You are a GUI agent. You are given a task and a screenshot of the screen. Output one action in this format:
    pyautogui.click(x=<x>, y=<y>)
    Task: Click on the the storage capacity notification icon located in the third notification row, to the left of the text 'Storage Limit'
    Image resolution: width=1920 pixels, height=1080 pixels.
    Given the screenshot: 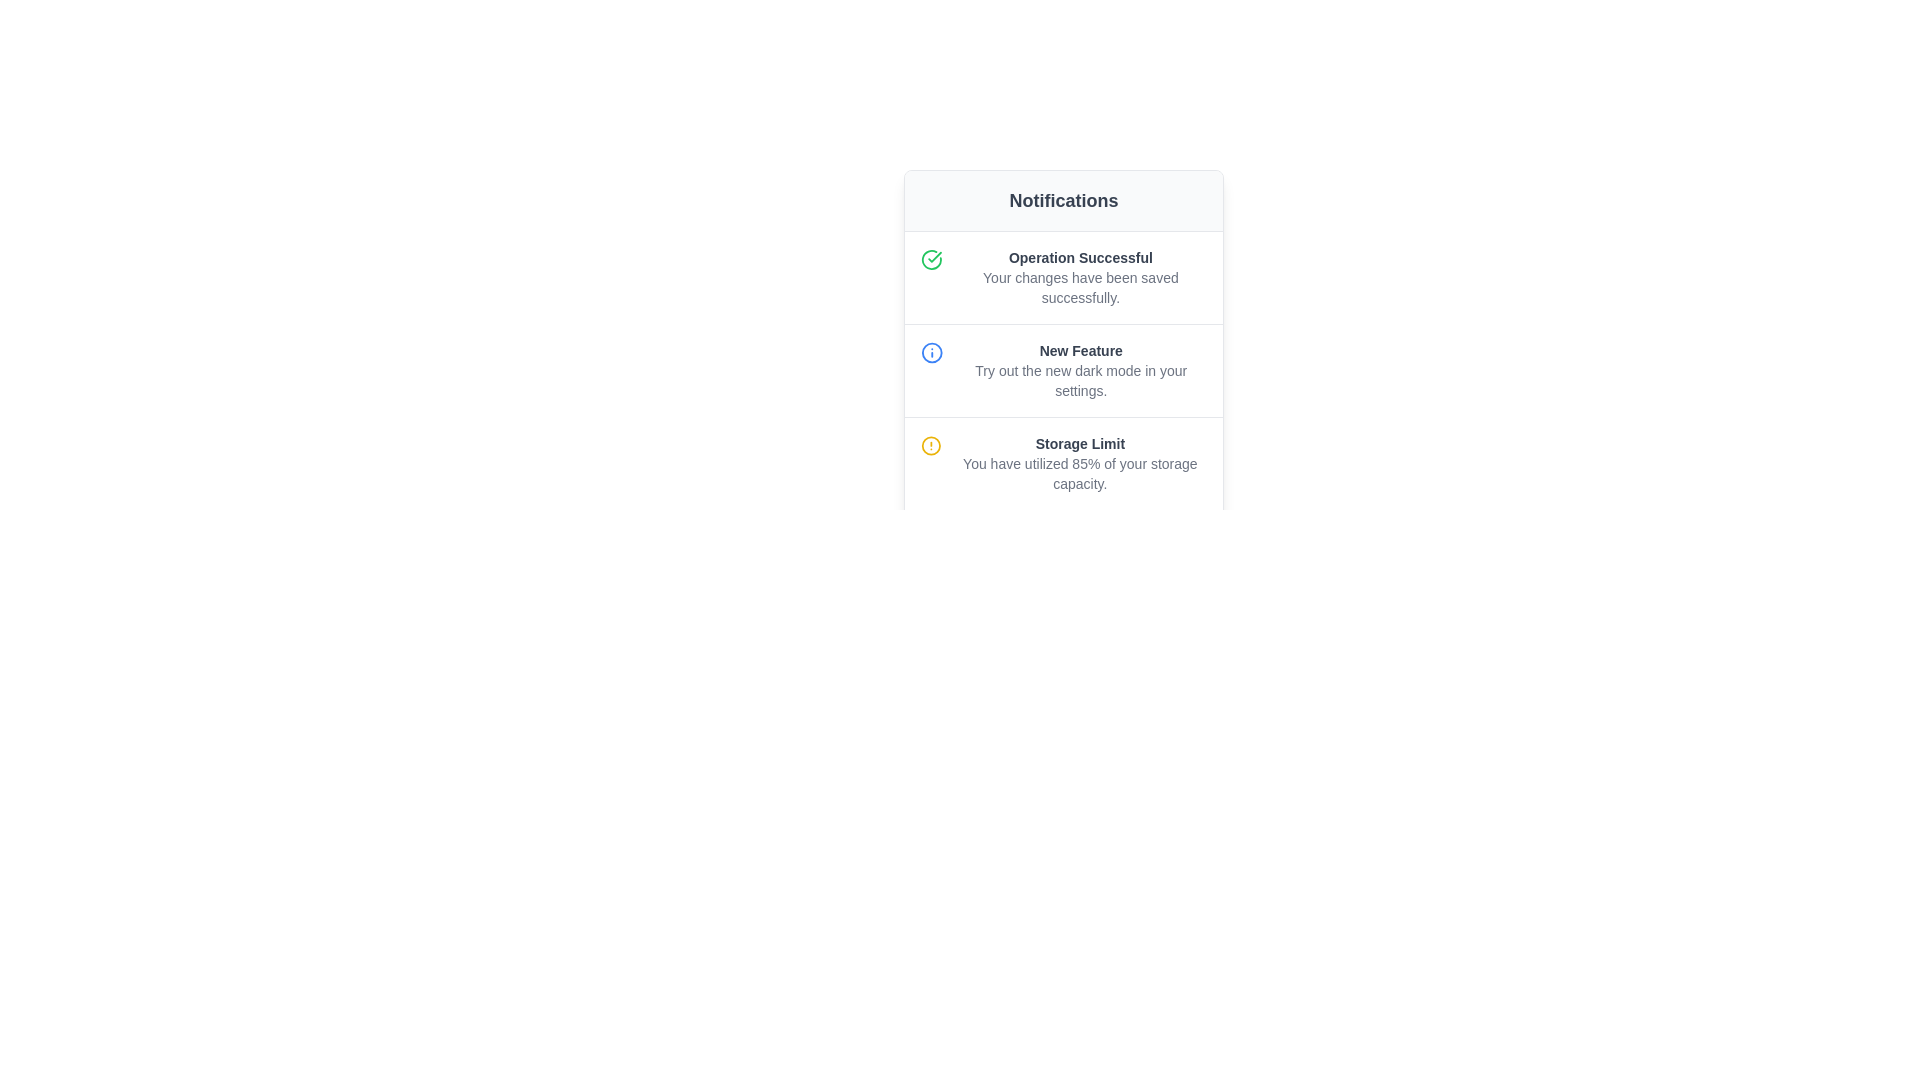 What is the action you would take?
    pyautogui.click(x=930, y=445)
    